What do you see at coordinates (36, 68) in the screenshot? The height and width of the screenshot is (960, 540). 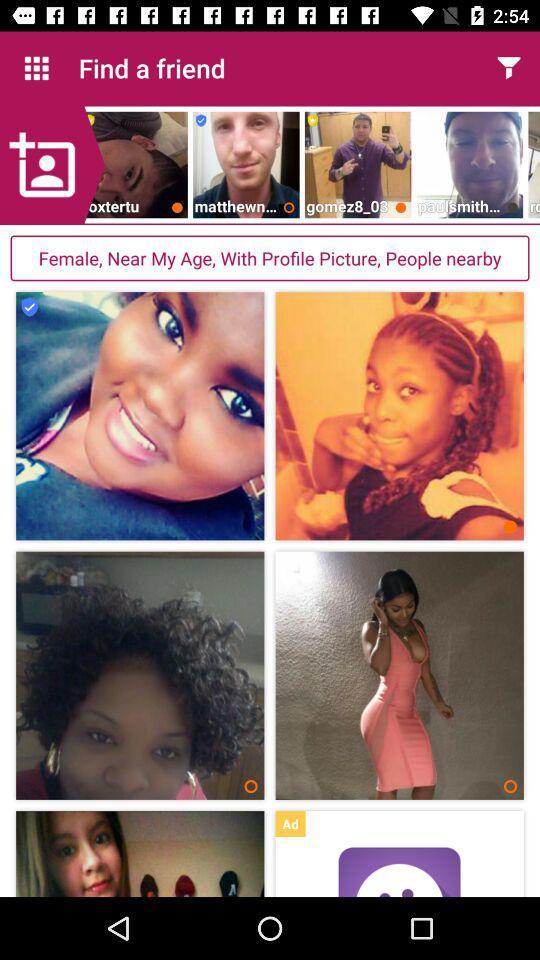 I see `icon to the left of the find a friend icon` at bounding box center [36, 68].